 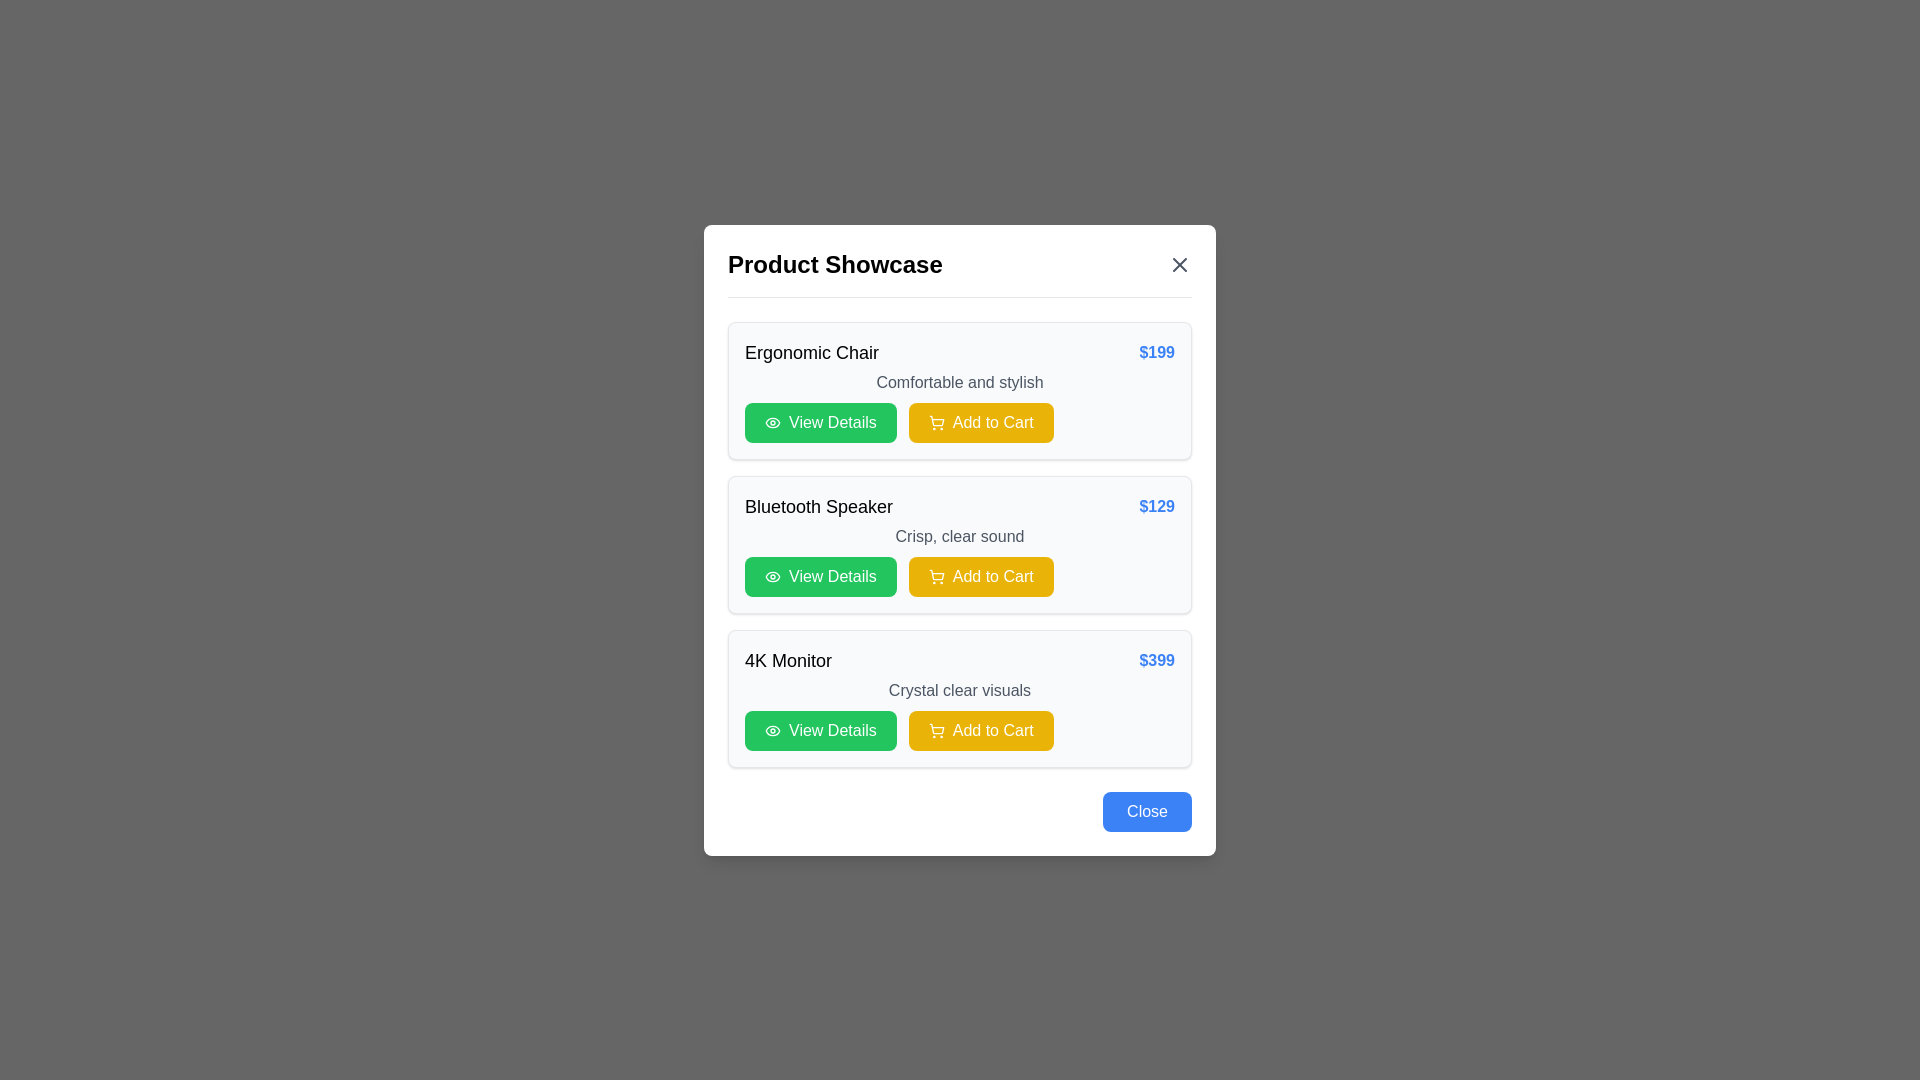 I want to click on the 'X' icon button in the top-right corner of the 'Product Showcase' modal title bar to observe any hover styling effects, so click(x=1180, y=263).